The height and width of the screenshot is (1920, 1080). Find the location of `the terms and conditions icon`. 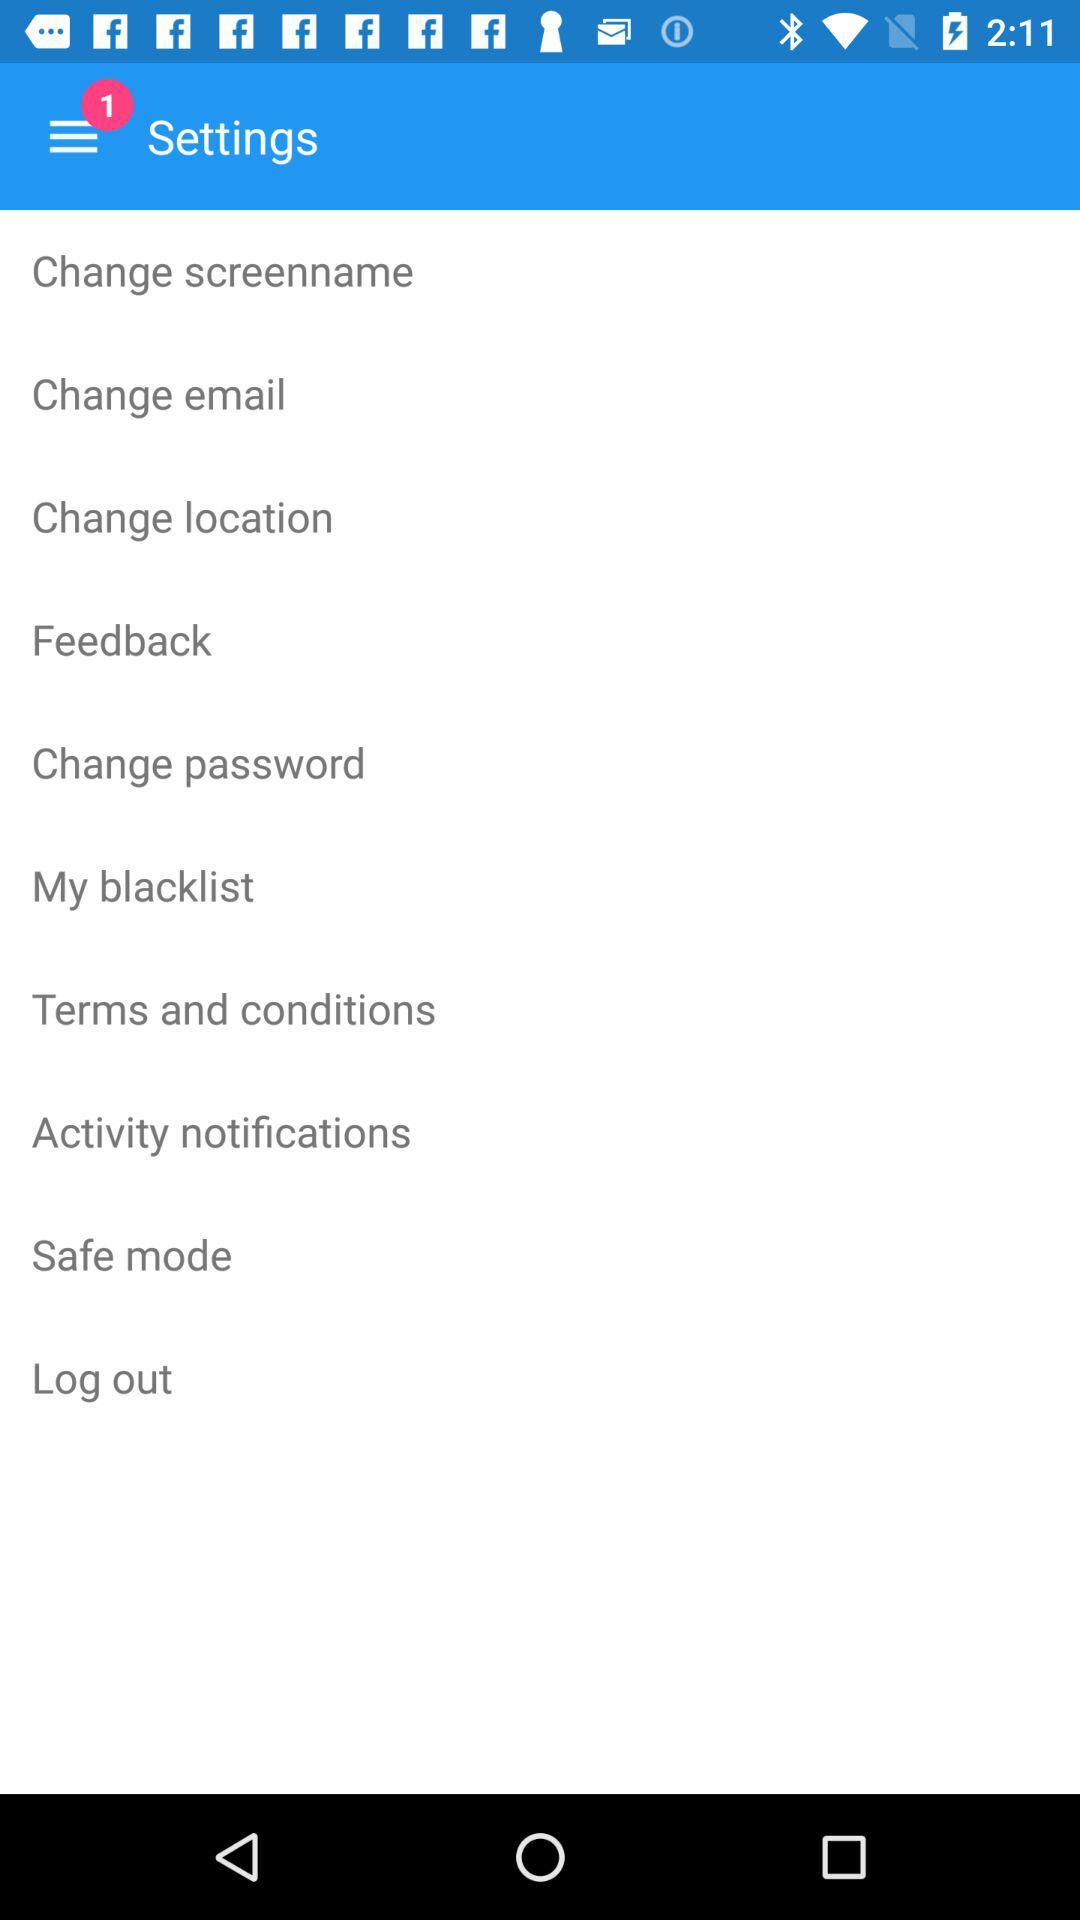

the terms and conditions icon is located at coordinates (540, 1008).